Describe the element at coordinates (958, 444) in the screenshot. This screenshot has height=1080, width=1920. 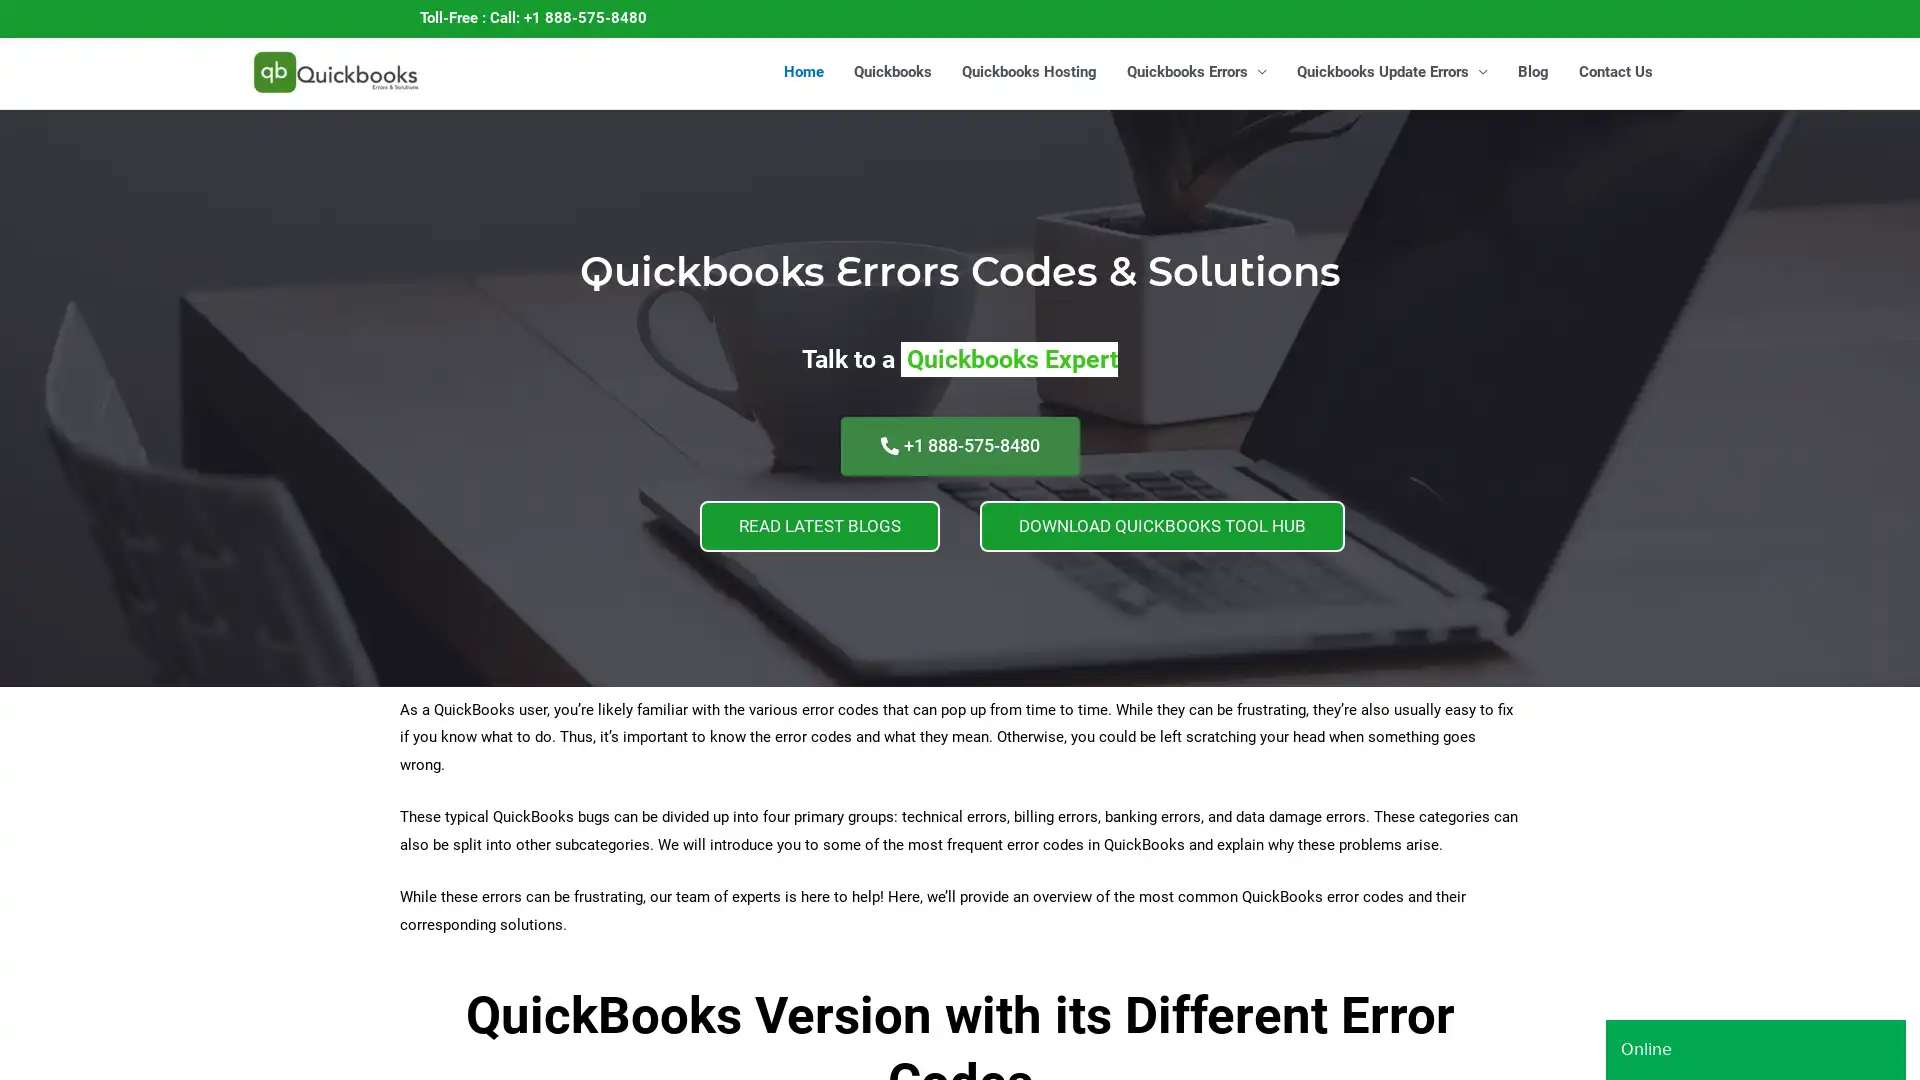
I see `+1 888-575-8480` at that location.